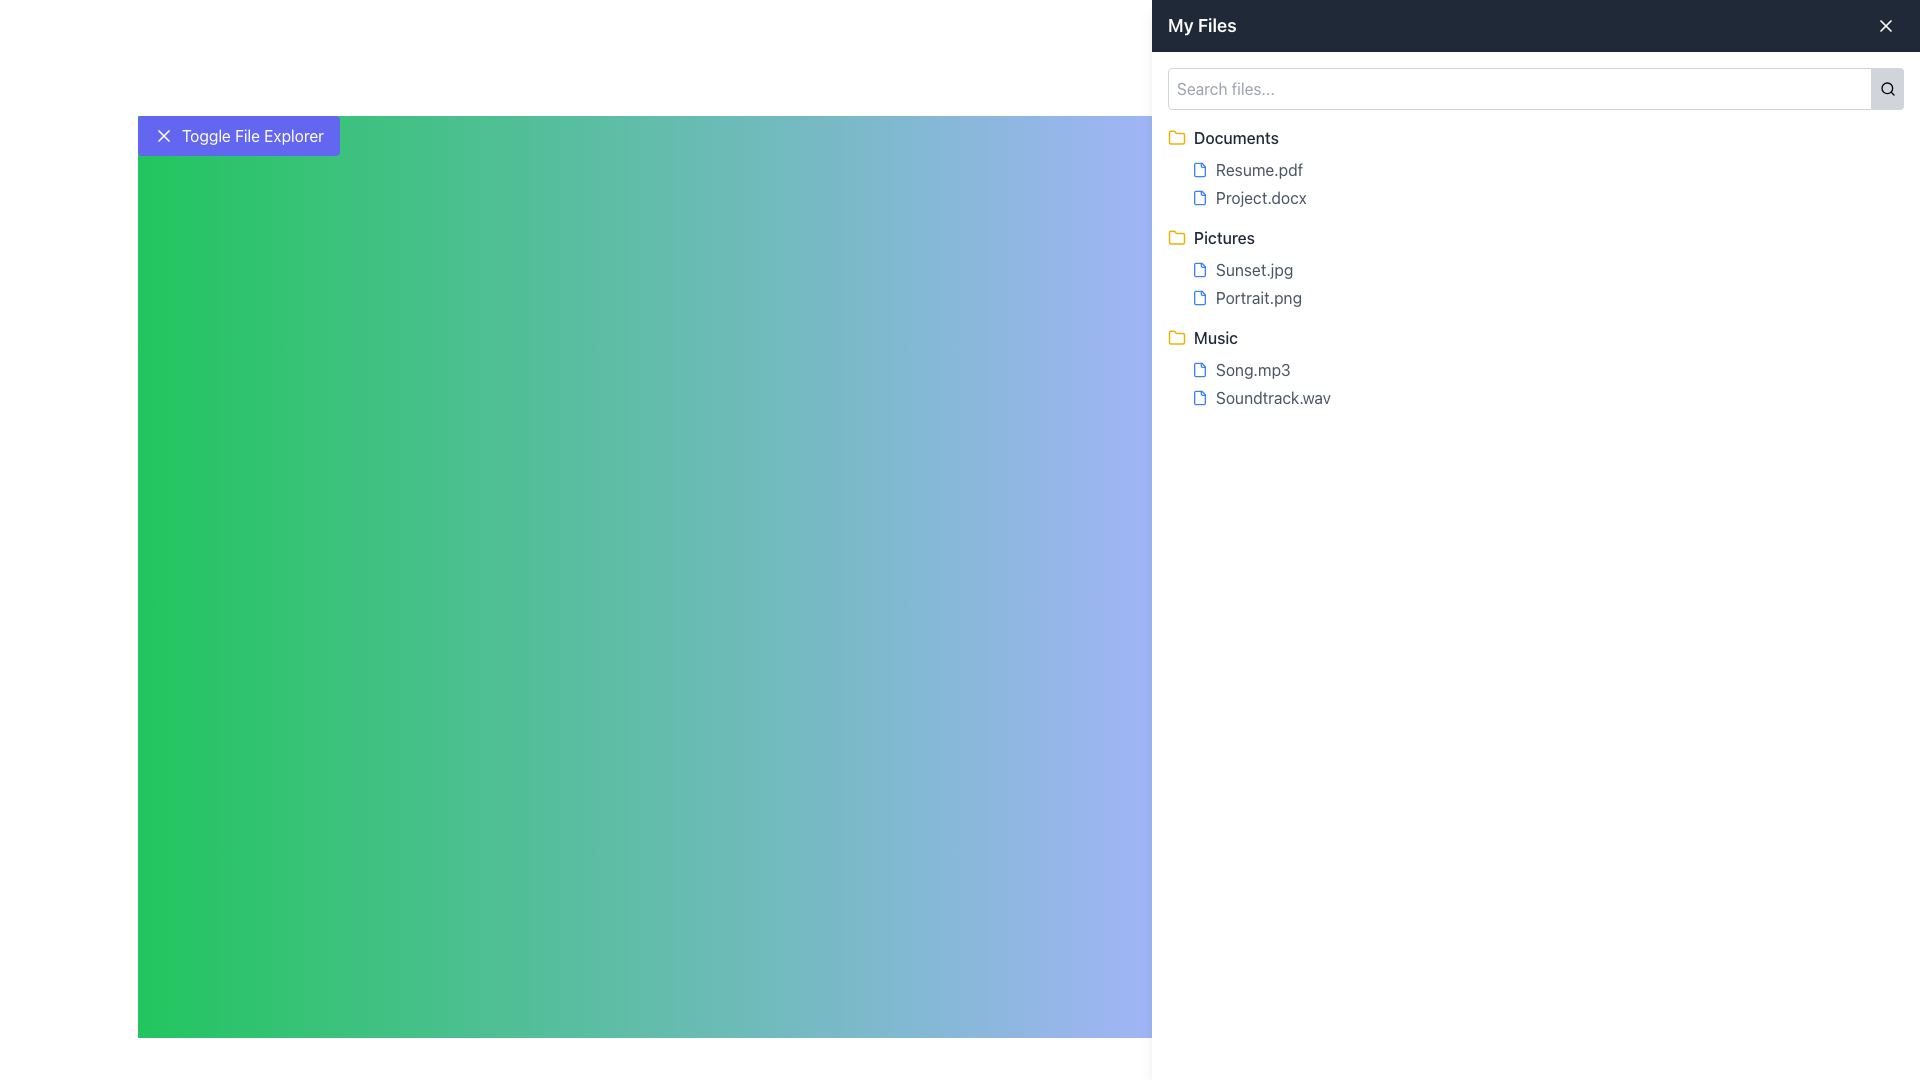 The height and width of the screenshot is (1080, 1920). I want to click on to select the file 'Soundtrack.wav' in the Music folder, which is the second file listed under the My Files section, so click(1547, 397).